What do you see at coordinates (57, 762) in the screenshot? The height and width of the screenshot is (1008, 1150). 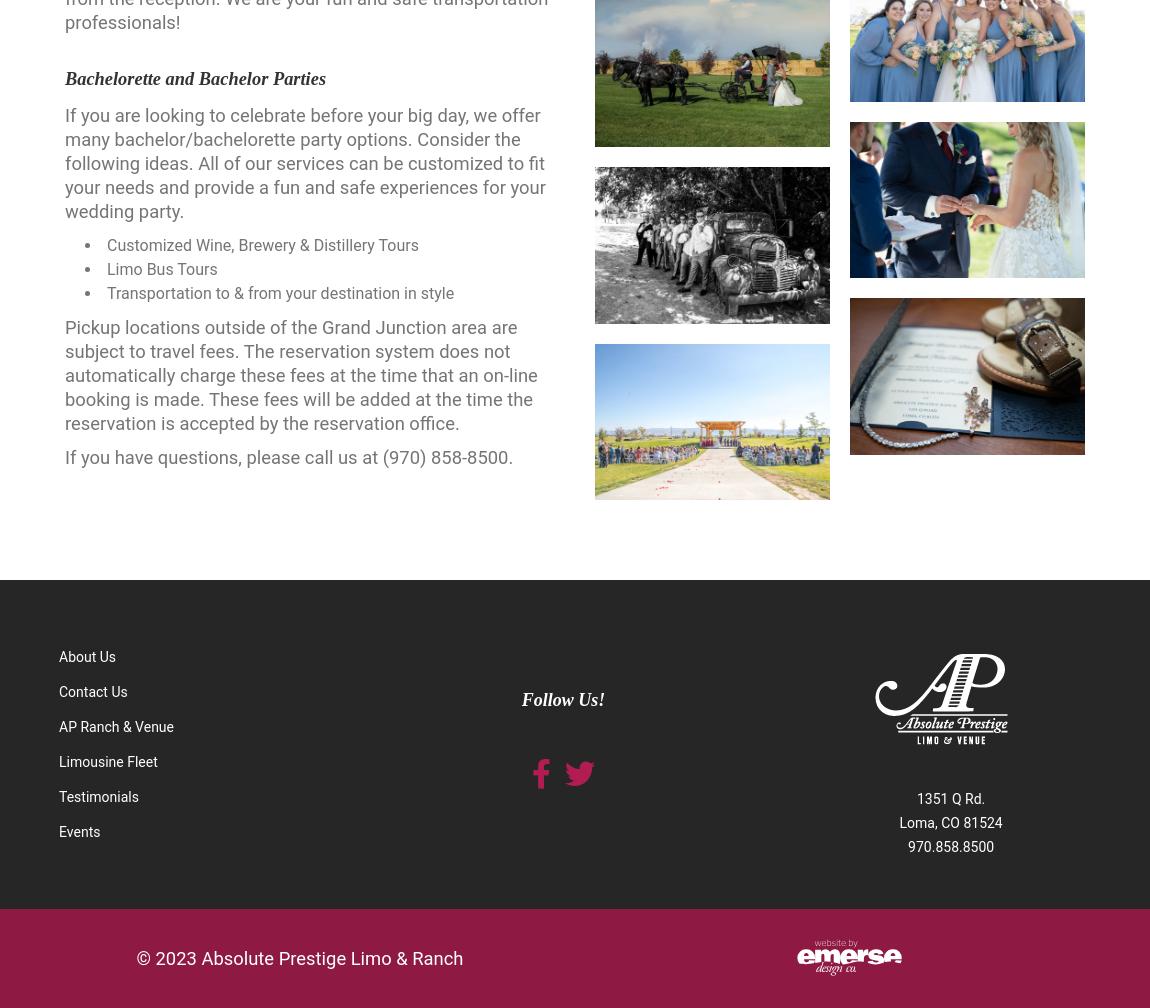 I see `'Limousine Fleet'` at bounding box center [57, 762].